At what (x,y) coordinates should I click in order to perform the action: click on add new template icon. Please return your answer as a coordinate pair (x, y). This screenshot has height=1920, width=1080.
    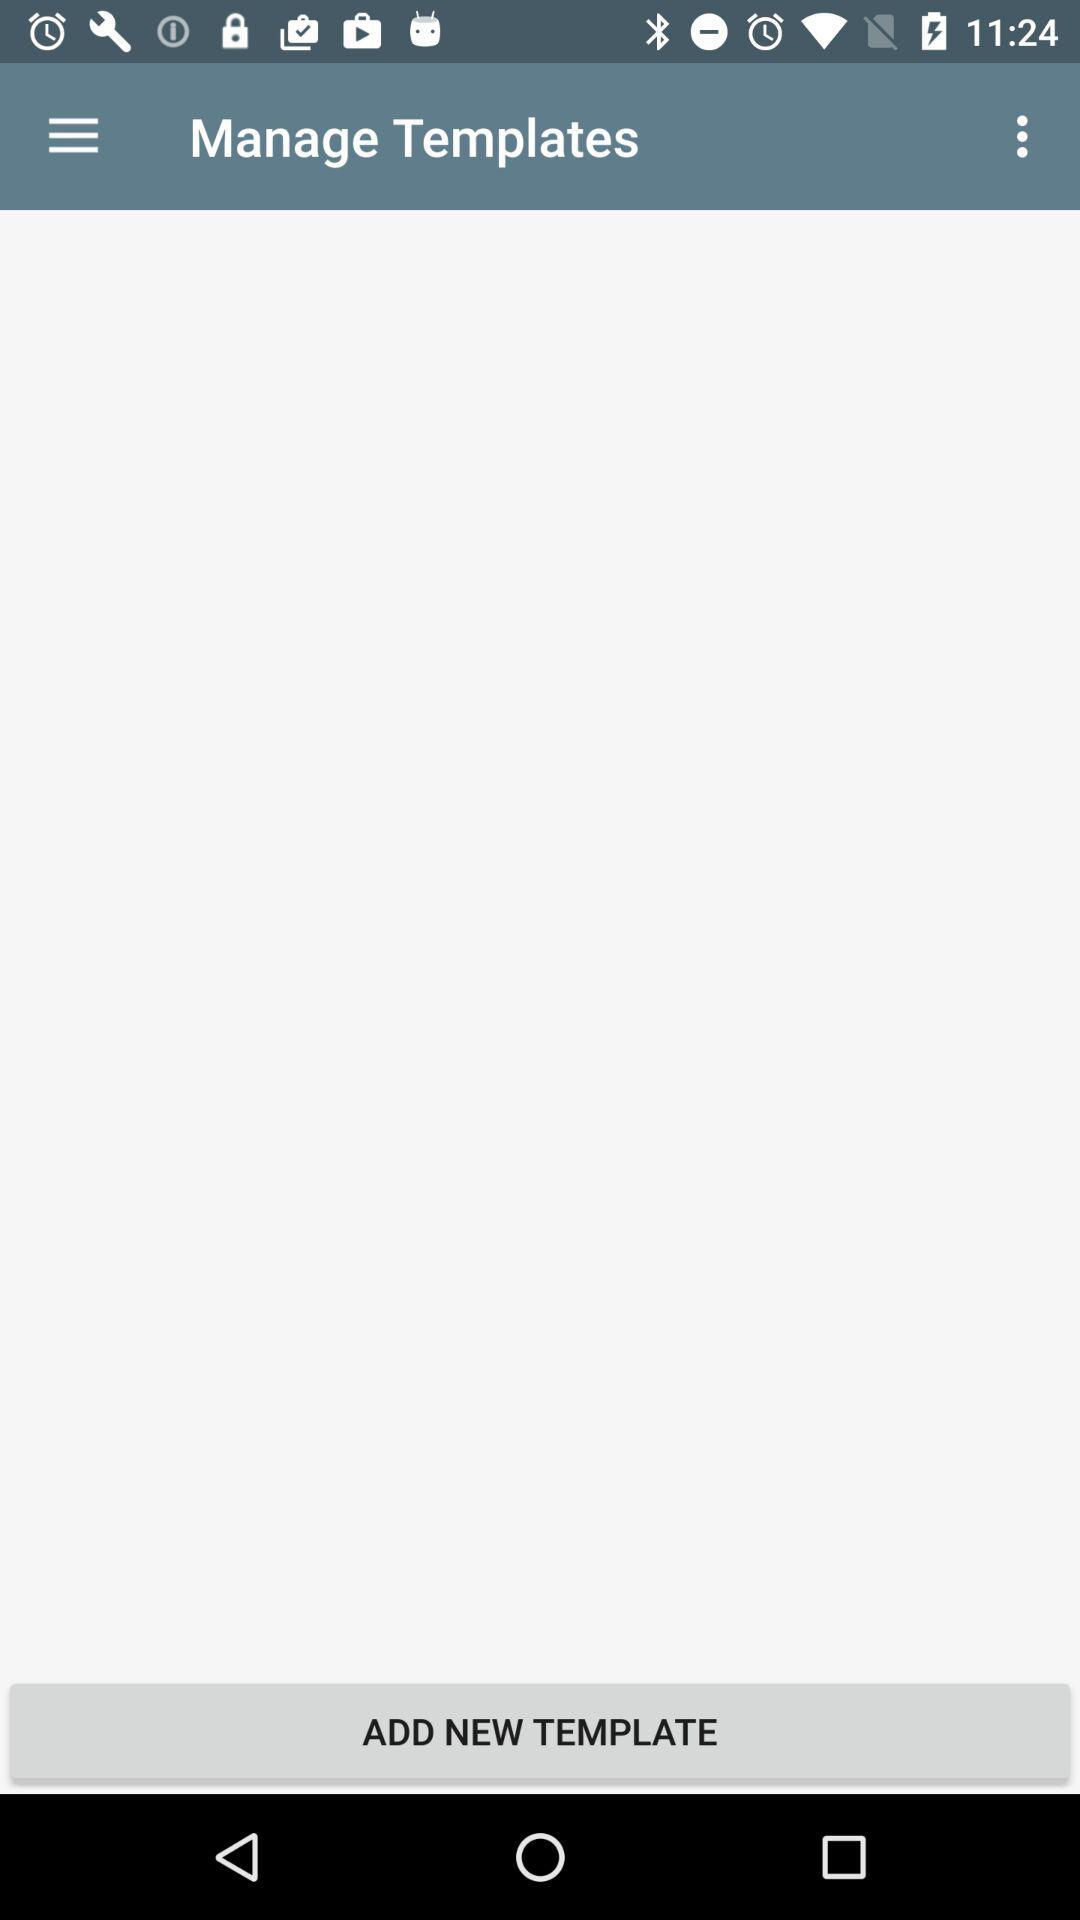
    Looking at the image, I should click on (540, 1730).